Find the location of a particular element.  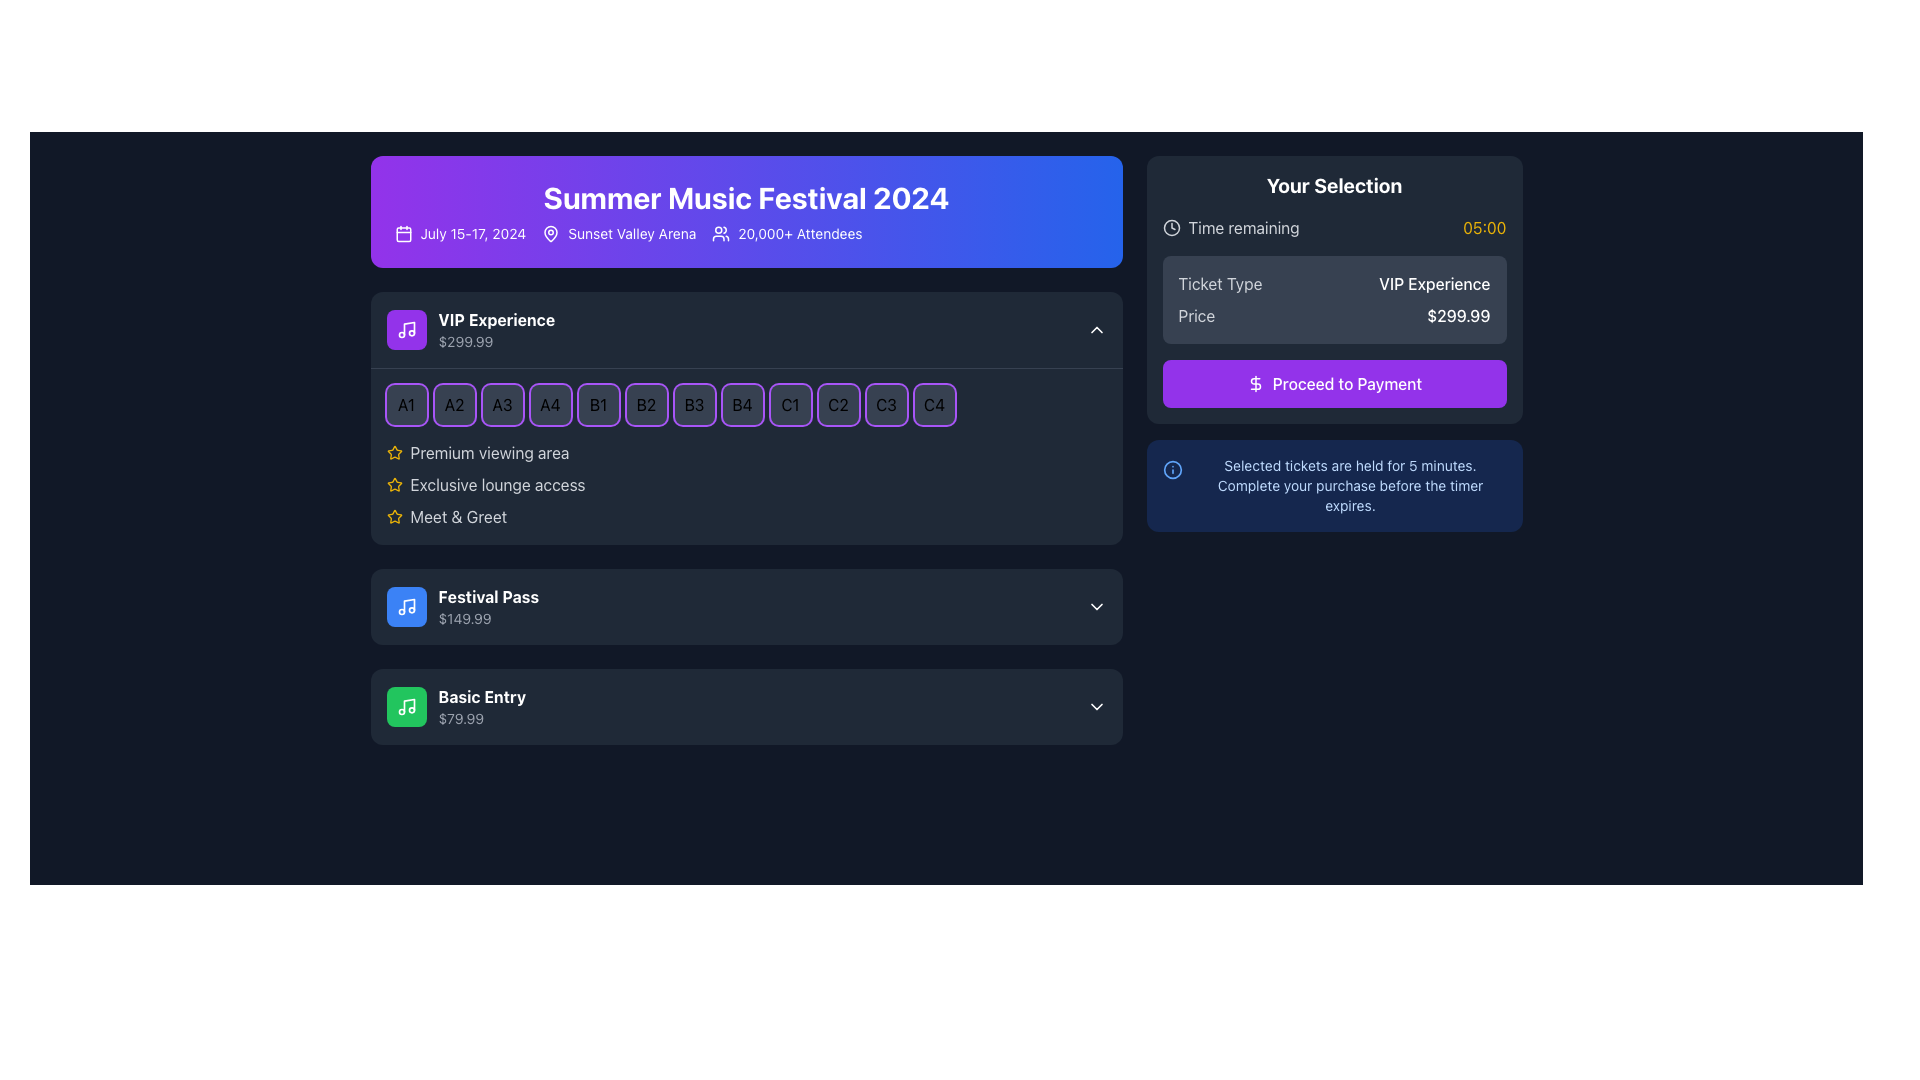

the 'C4' button is located at coordinates (933, 405).